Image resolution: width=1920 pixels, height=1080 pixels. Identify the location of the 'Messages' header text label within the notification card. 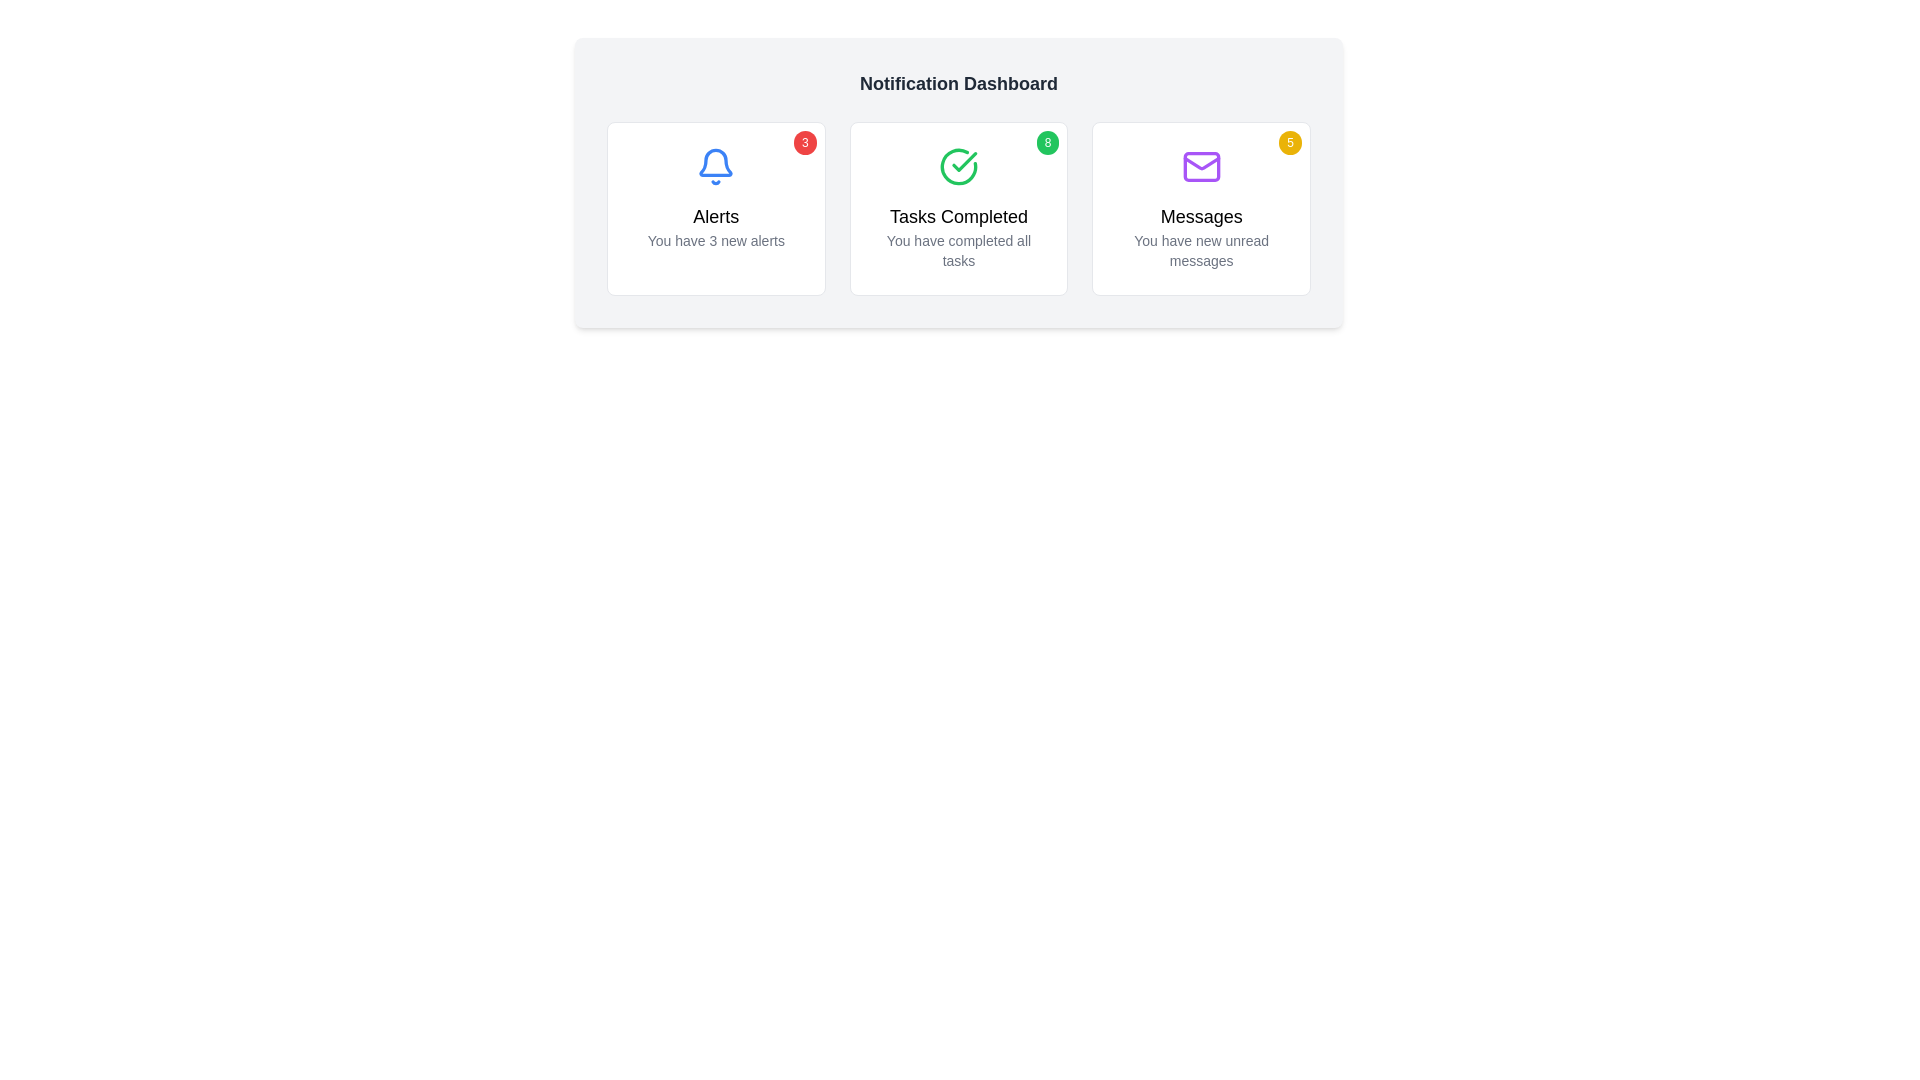
(1200, 216).